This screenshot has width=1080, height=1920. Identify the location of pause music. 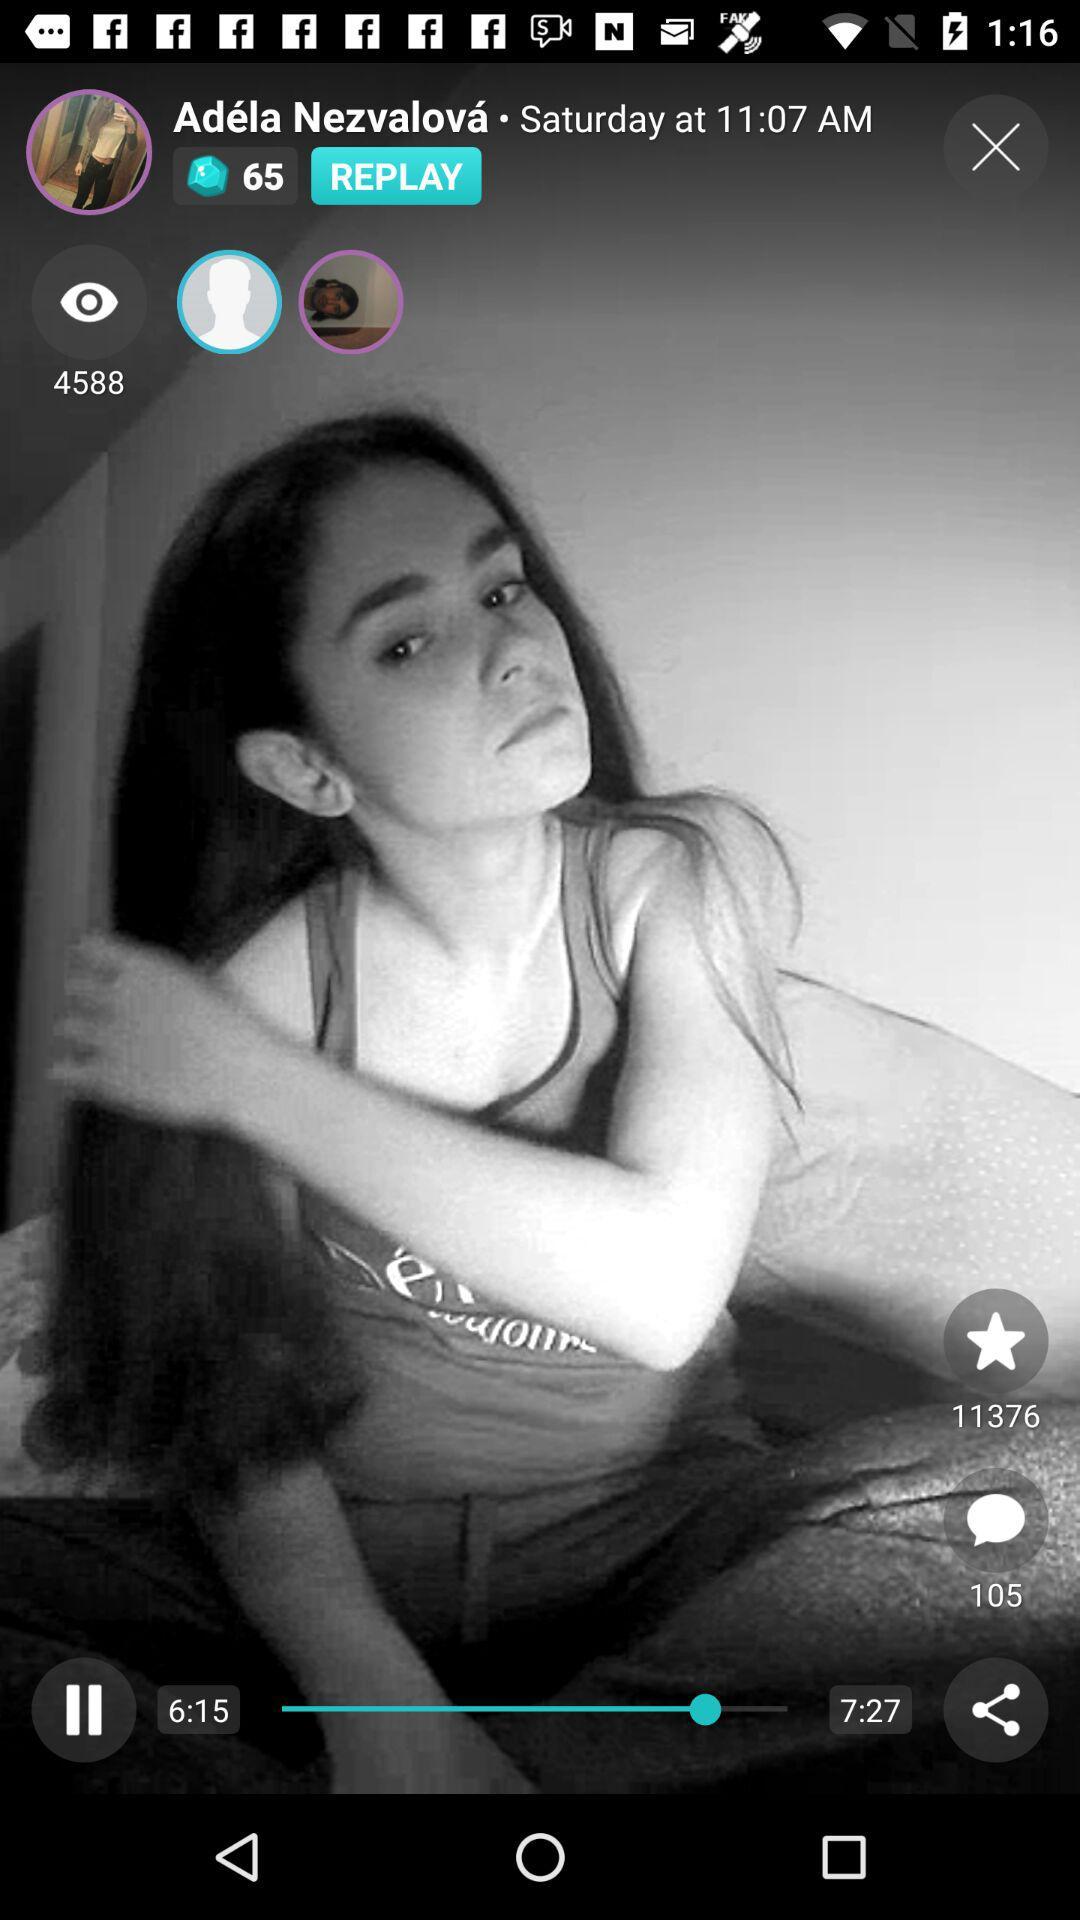
(83, 1708).